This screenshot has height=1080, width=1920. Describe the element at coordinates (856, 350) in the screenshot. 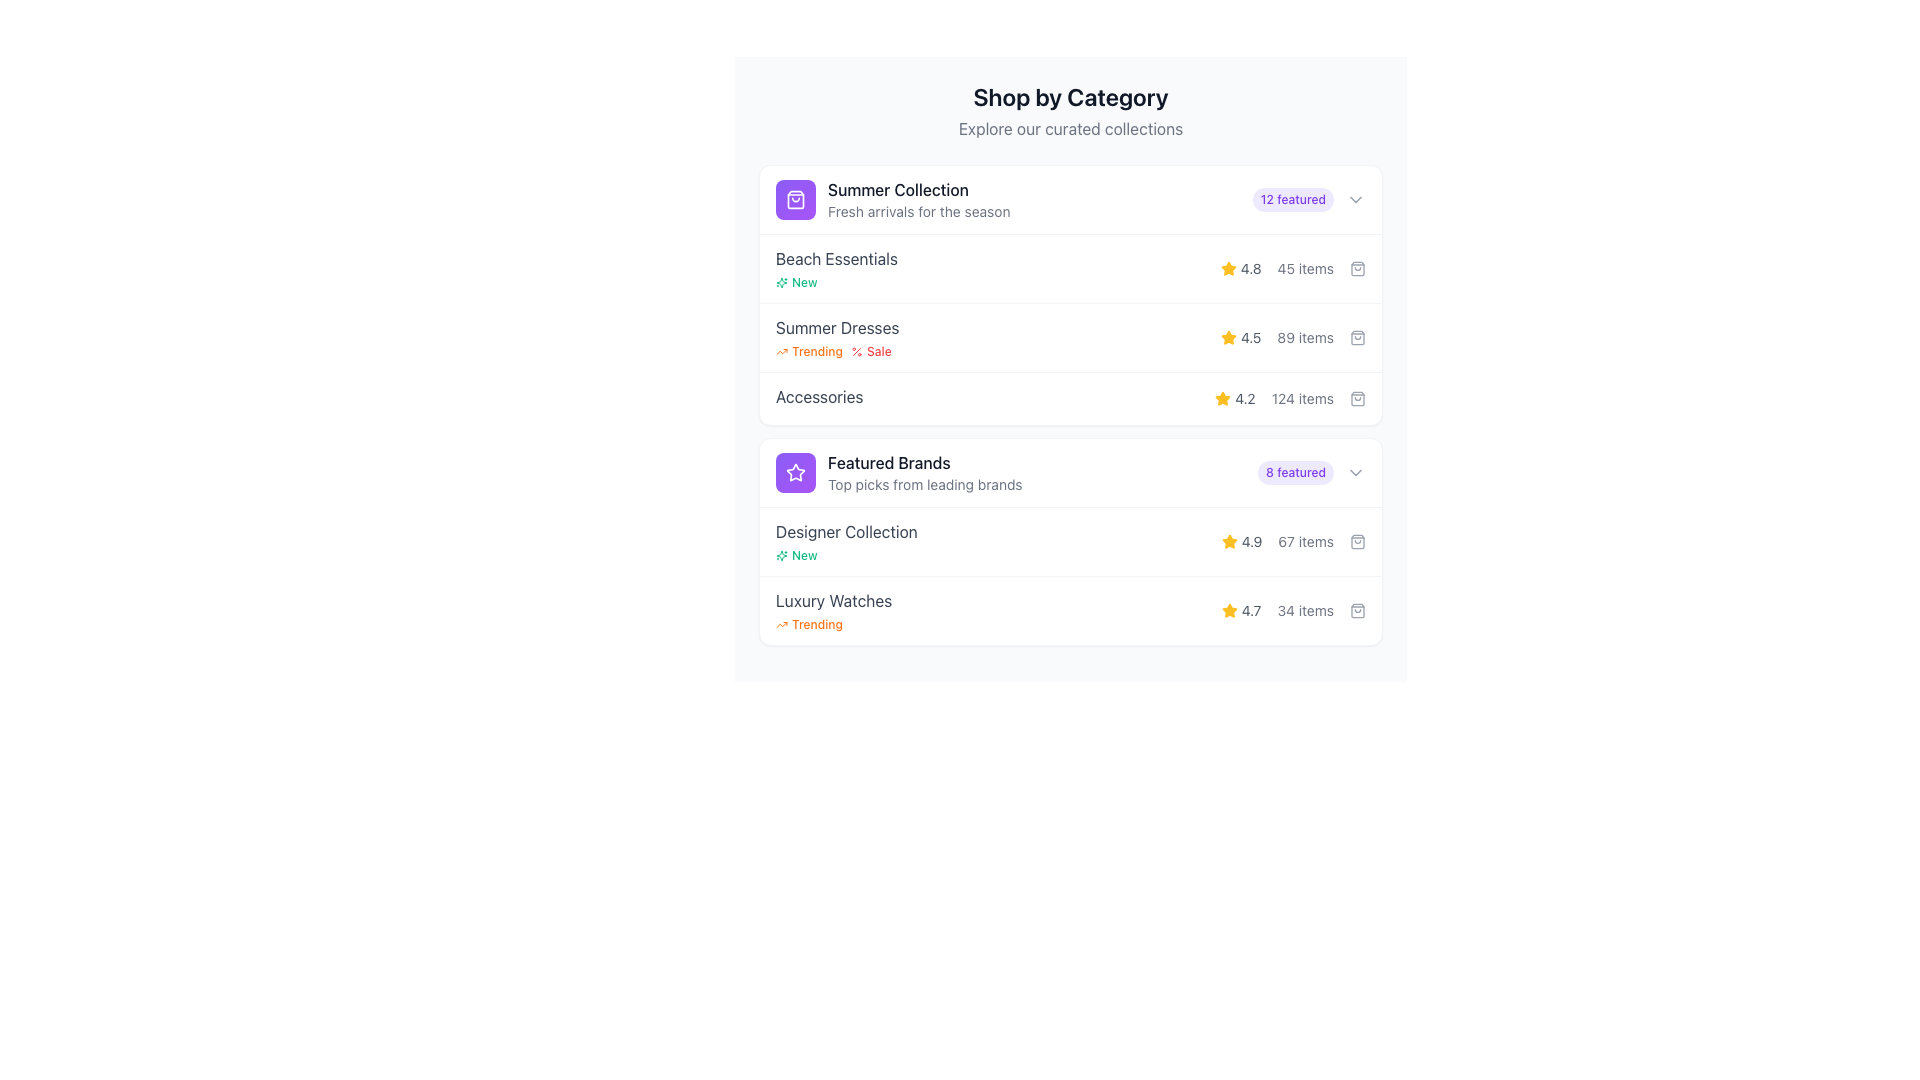

I see `the decorative icon that emphasizes the 'Sale' label next to the 'Summer Dresses' category` at that location.